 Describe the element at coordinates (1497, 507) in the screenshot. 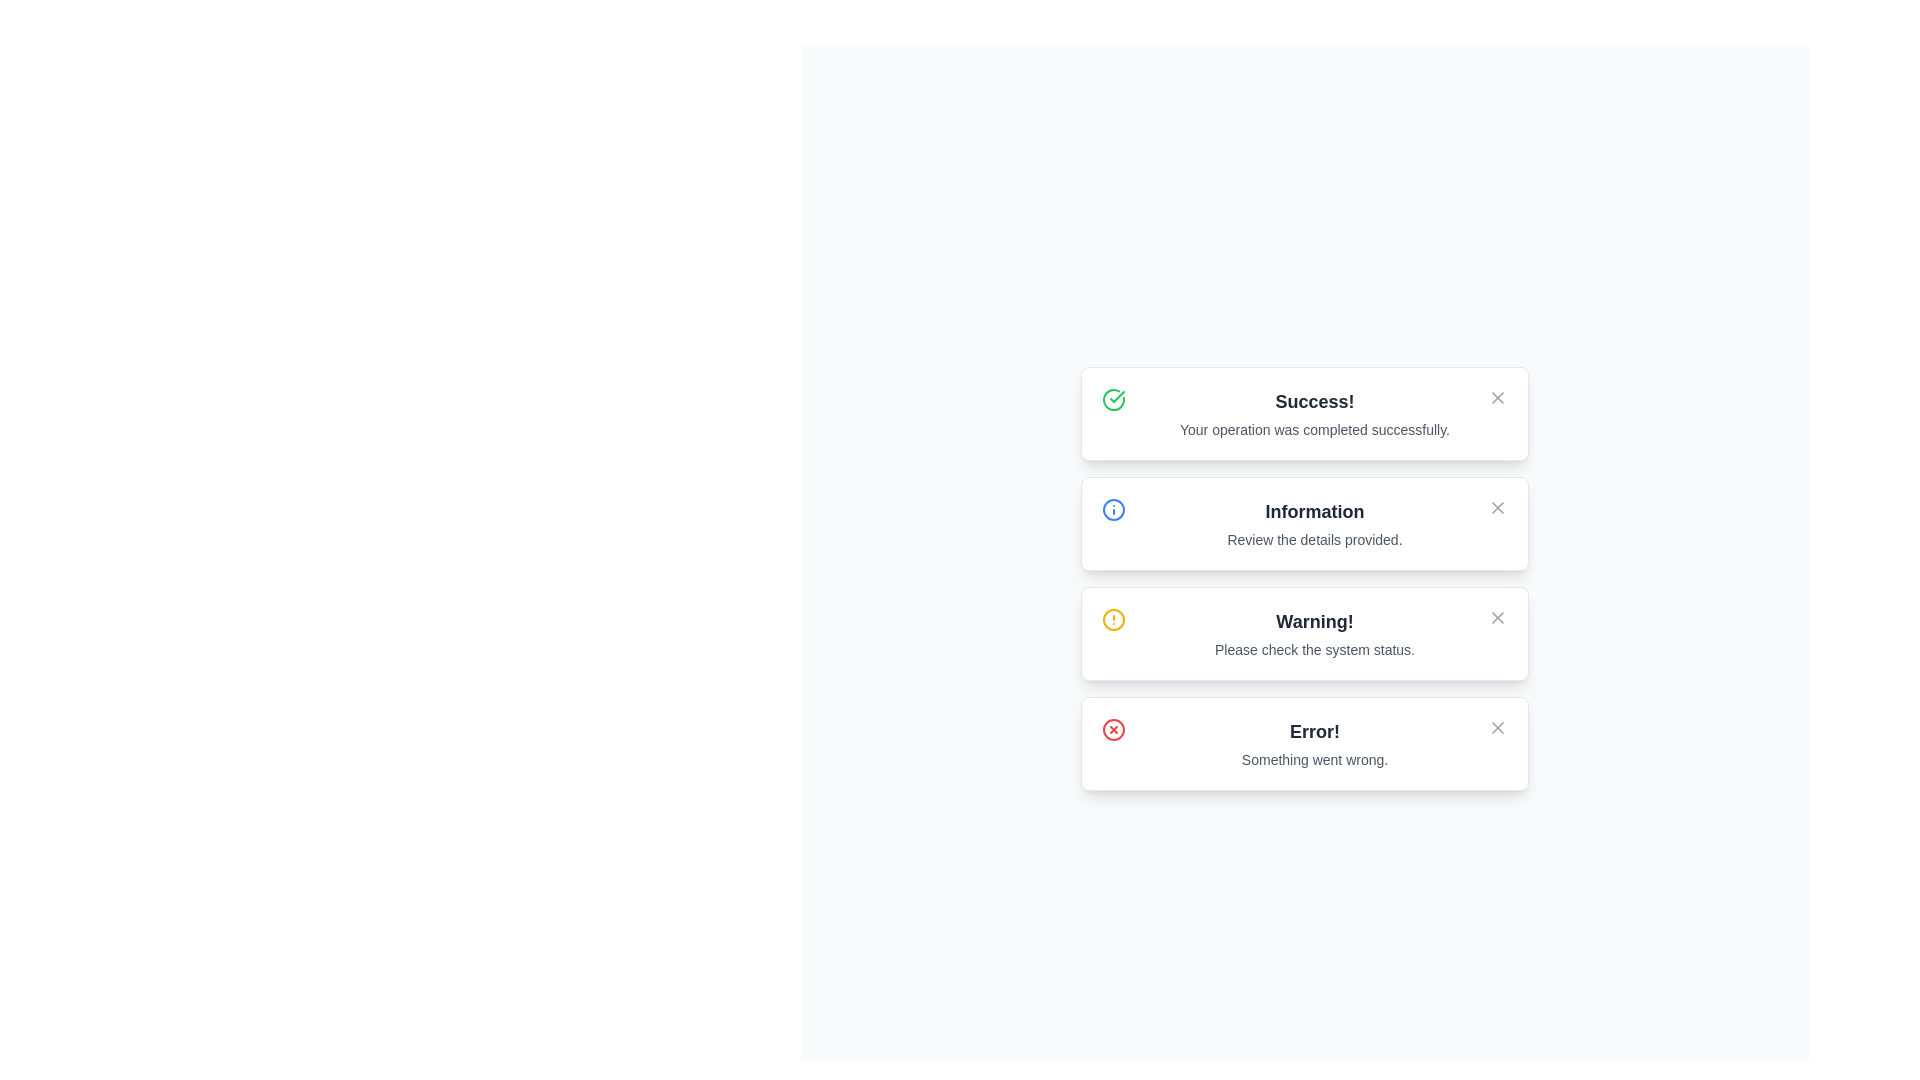

I see `the close button in the top-right corner of the 'Information' notification card` at that location.